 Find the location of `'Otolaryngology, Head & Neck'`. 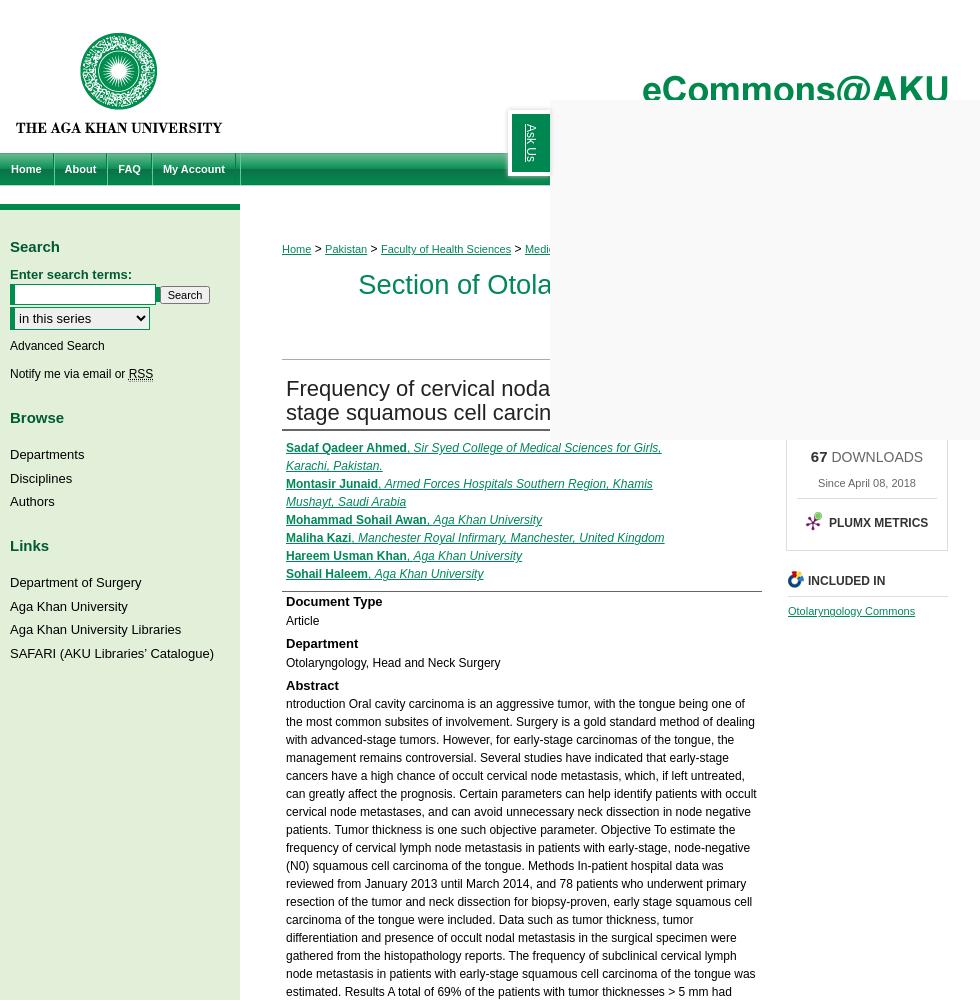

'Otolaryngology, Head & Neck' is located at coordinates (669, 248).